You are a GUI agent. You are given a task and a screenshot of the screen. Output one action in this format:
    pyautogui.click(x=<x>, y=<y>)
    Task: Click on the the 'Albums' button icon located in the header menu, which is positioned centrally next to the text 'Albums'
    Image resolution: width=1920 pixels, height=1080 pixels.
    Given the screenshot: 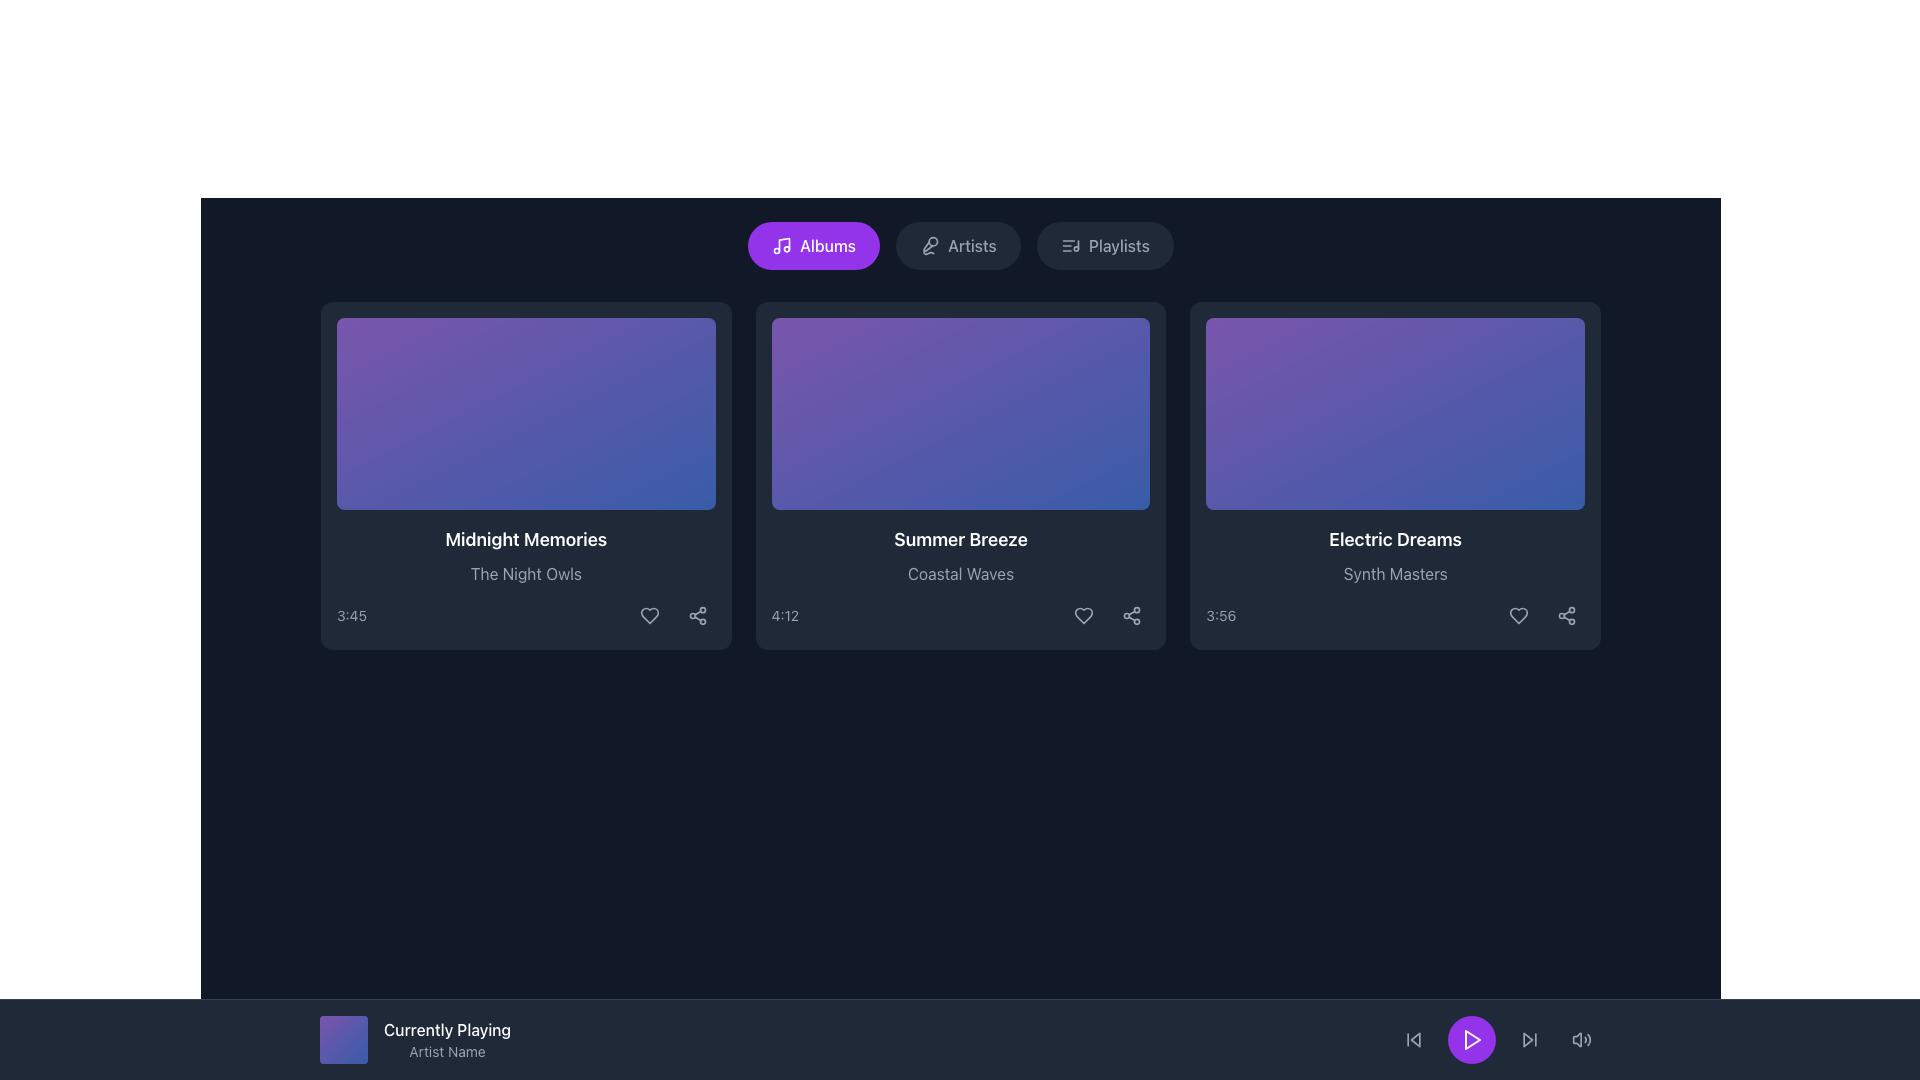 What is the action you would take?
    pyautogui.click(x=781, y=245)
    